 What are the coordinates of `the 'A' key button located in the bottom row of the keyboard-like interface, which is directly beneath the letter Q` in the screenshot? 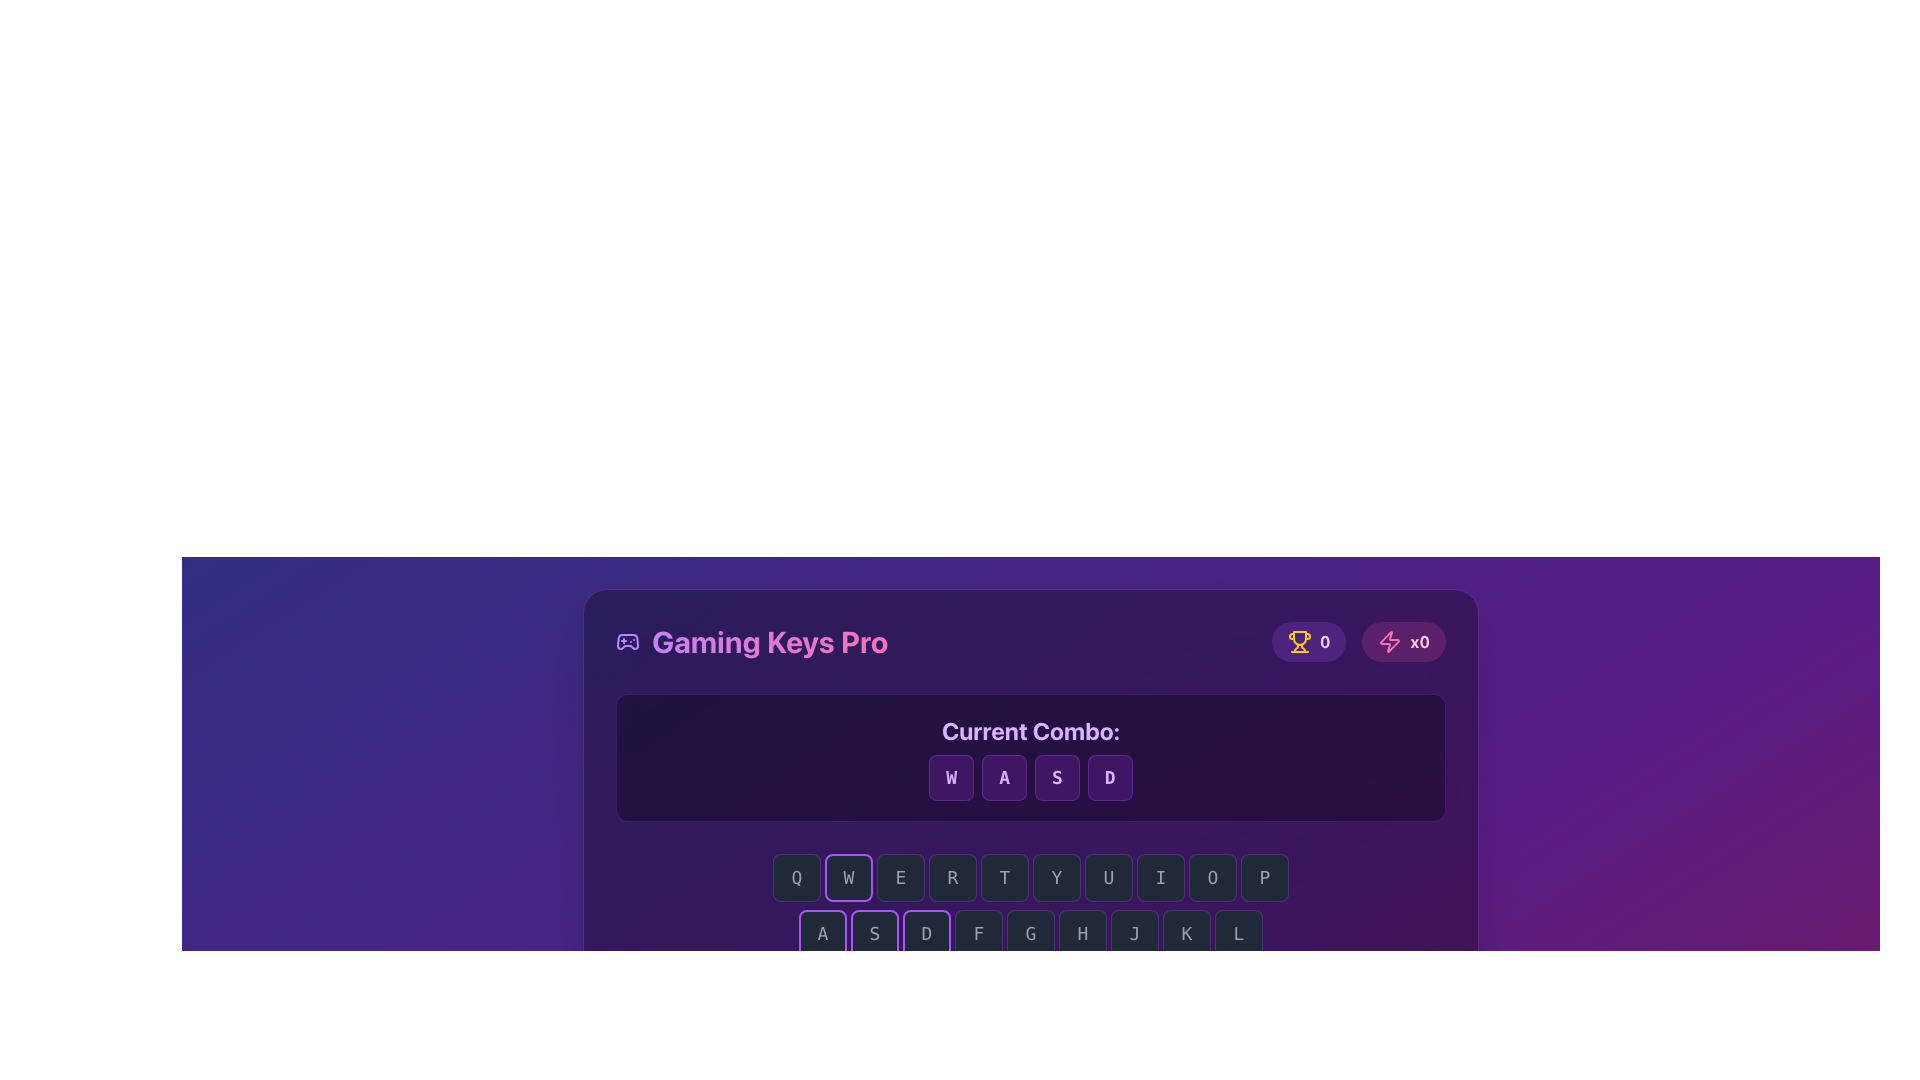 It's located at (822, 933).